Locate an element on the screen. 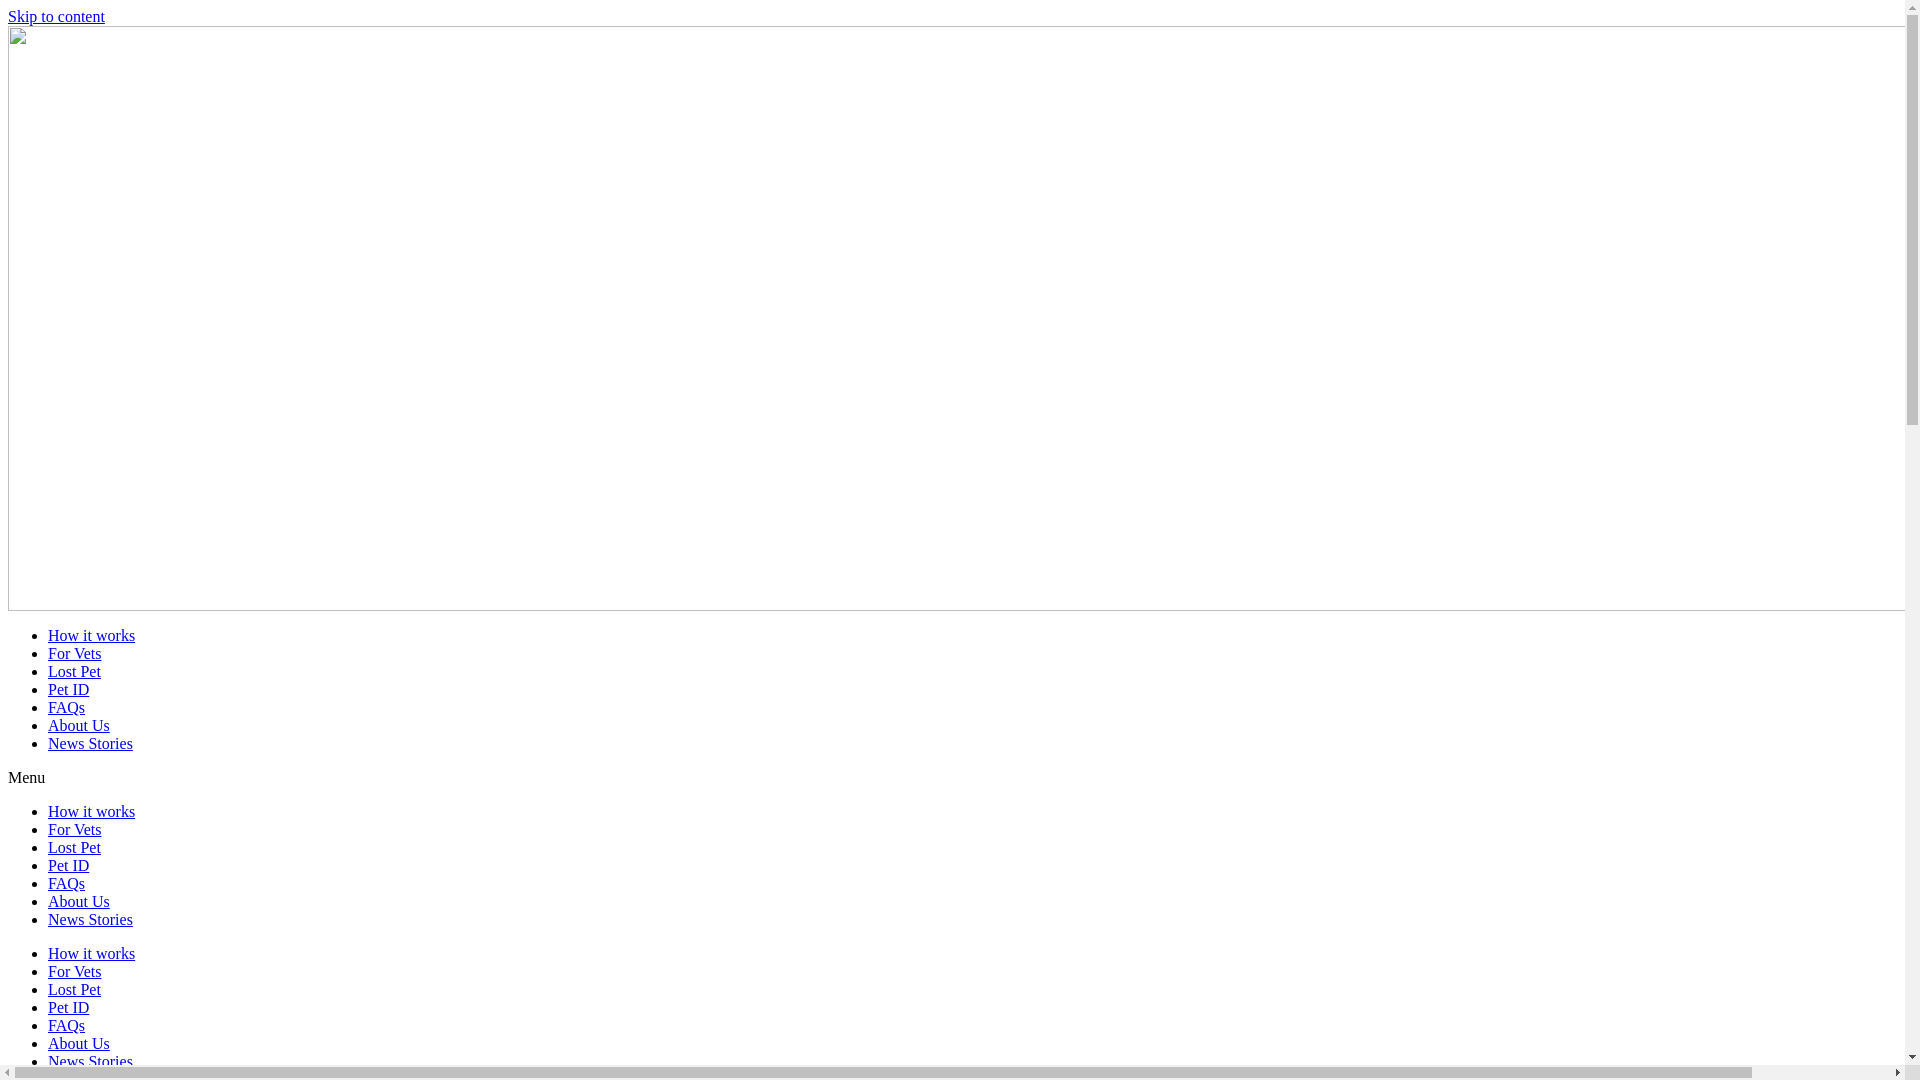 The height and width of the screenshot is (1080, 1920). 'Pet ID' is located at coordinates (48, 864).